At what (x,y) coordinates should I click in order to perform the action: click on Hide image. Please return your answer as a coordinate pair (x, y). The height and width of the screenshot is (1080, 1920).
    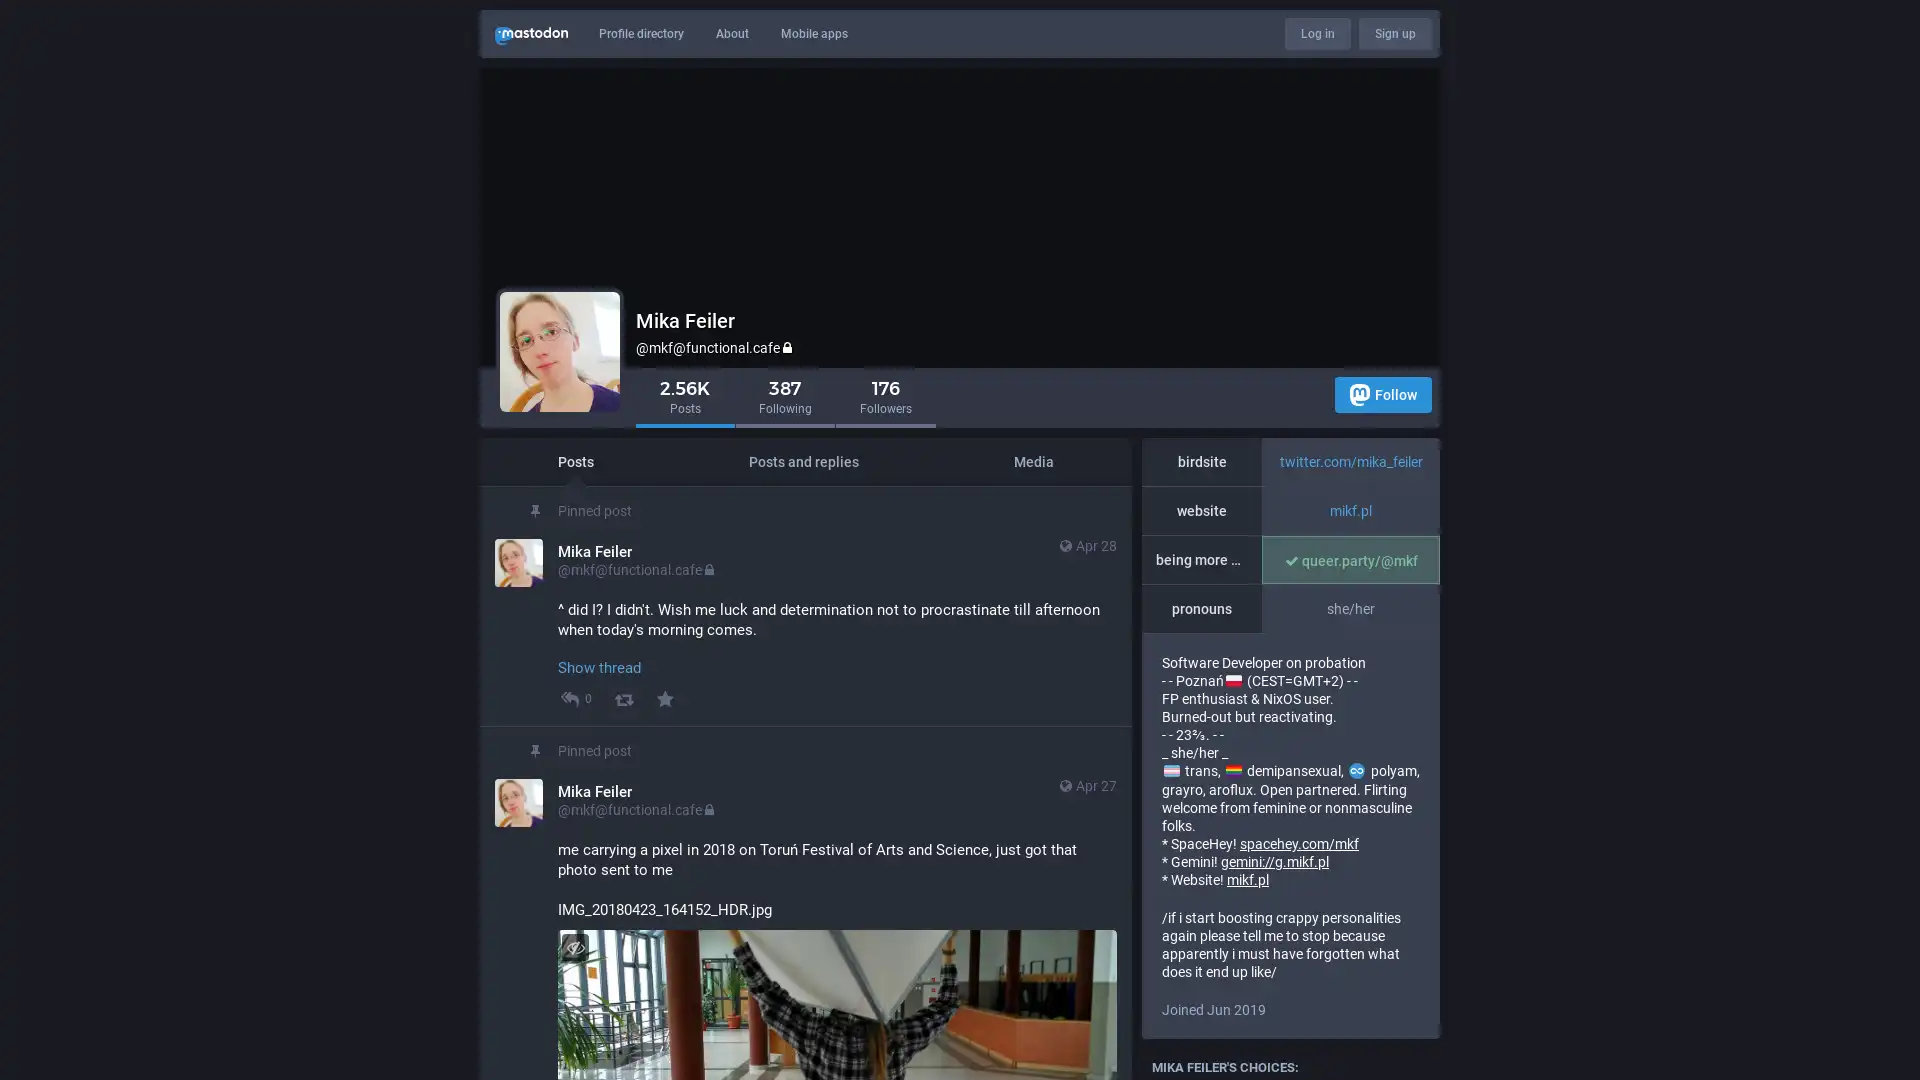
    Looking at the image, I should click on (574, 946).